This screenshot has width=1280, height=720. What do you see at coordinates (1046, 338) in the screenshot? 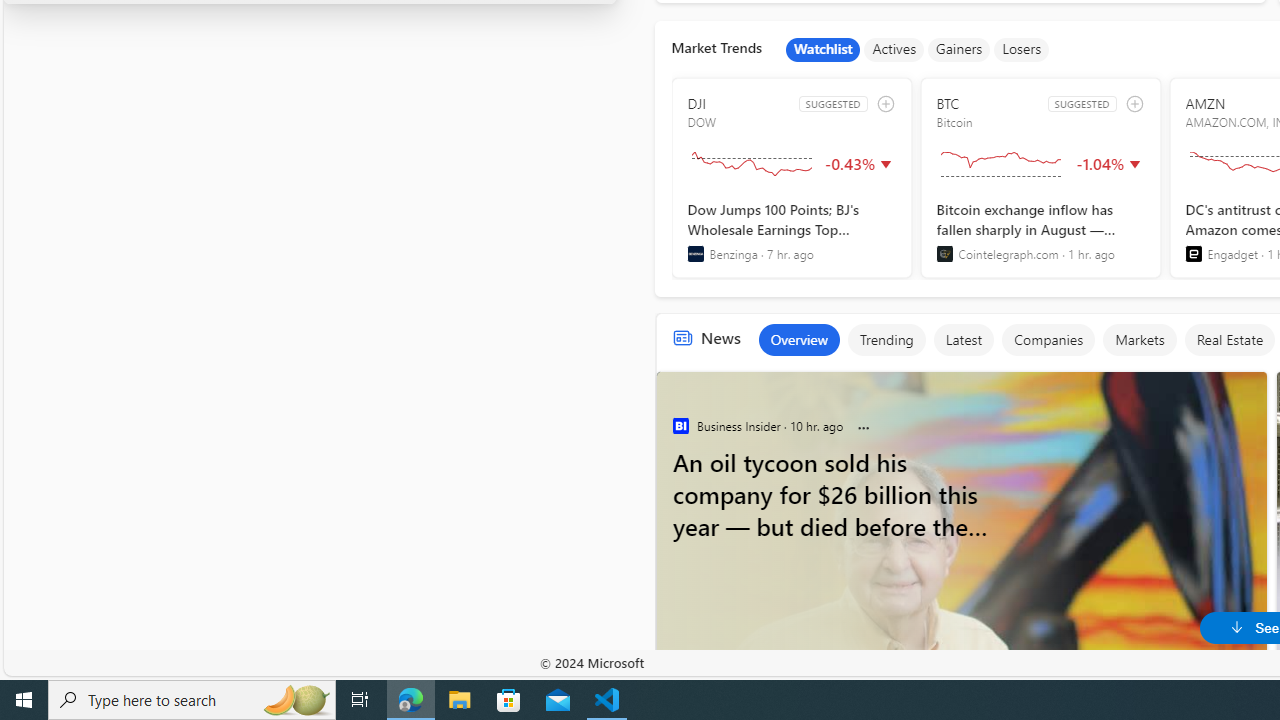
I see `'Companies'` at bounding box center [1046, 338].